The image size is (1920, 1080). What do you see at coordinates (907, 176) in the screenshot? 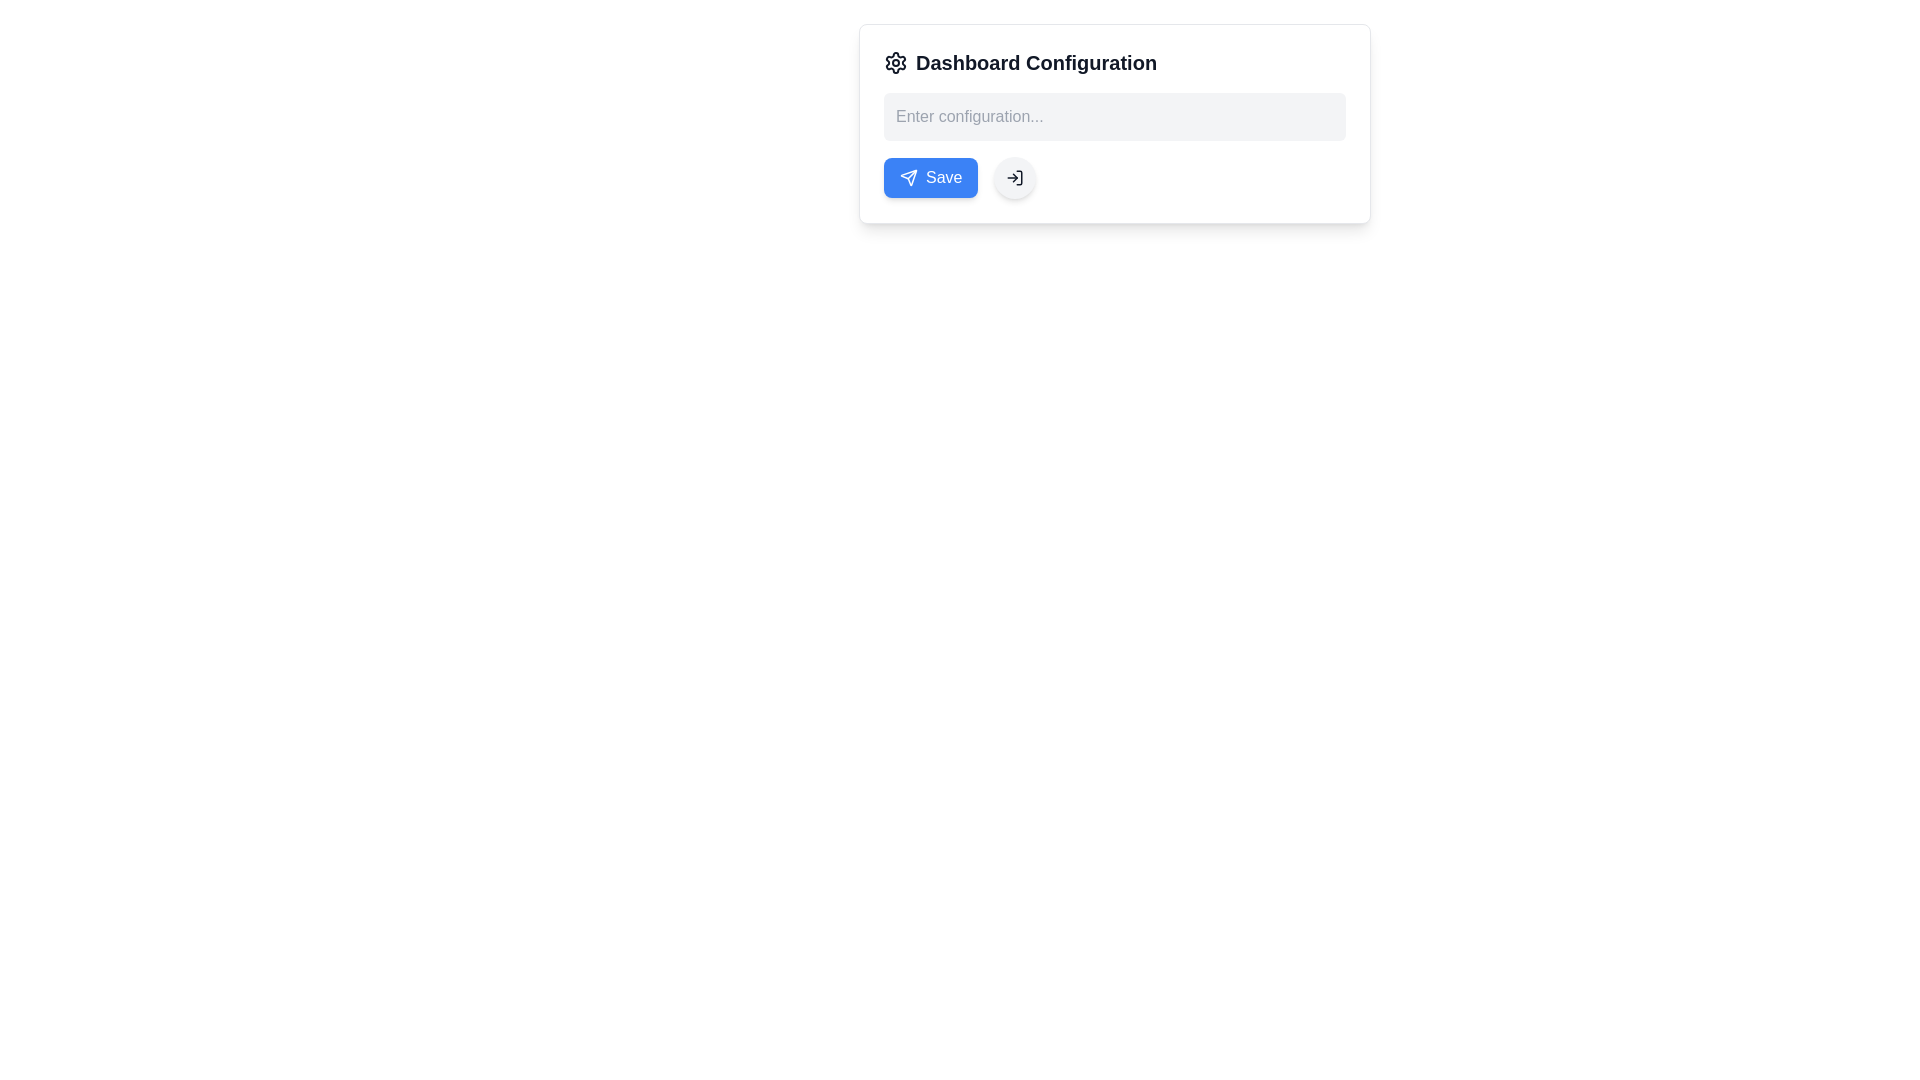
I see `the small triangular arrow-like icon embedded in the 'Save' button located within the 'Dashboard Configuration' box` at bounding box center [907, 176].